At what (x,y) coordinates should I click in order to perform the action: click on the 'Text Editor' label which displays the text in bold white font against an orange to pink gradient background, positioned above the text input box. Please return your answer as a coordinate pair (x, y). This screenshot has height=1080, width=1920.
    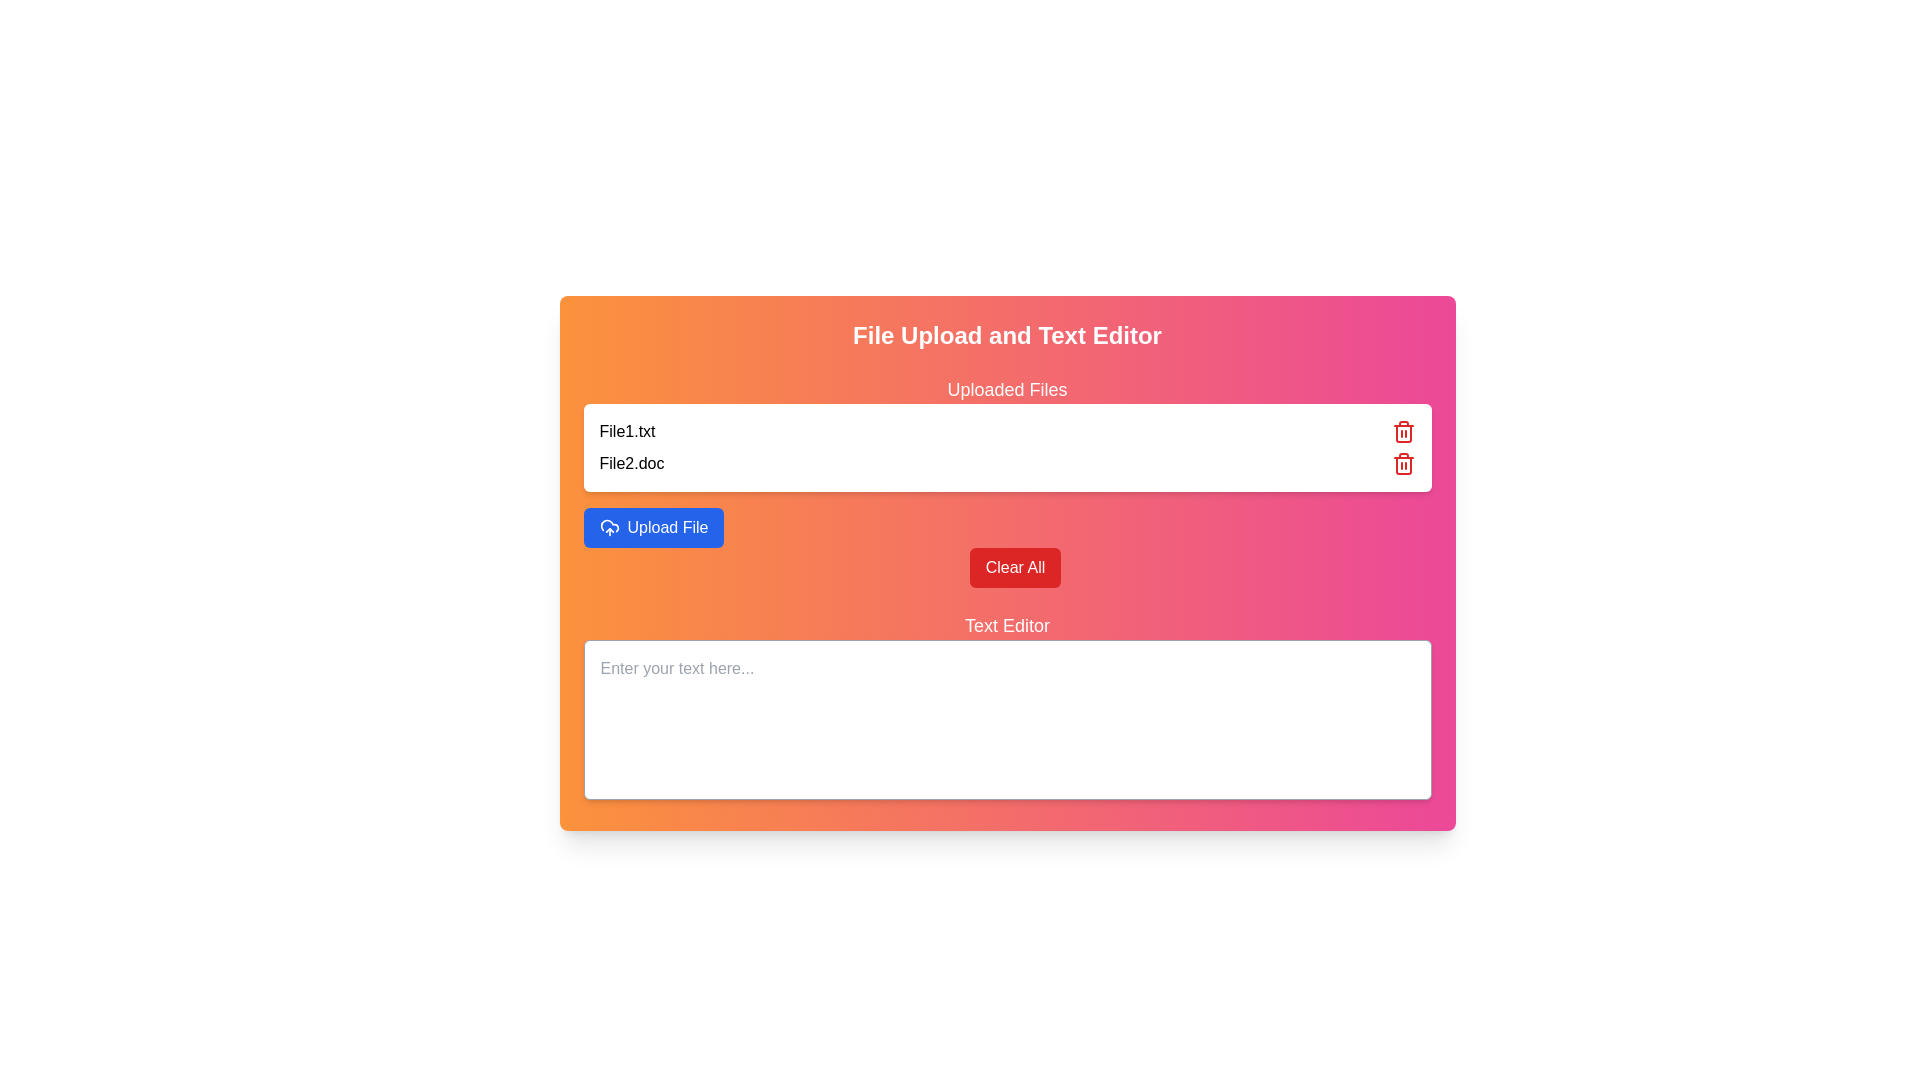
    Looking at the image, I should click on (1007, 624).